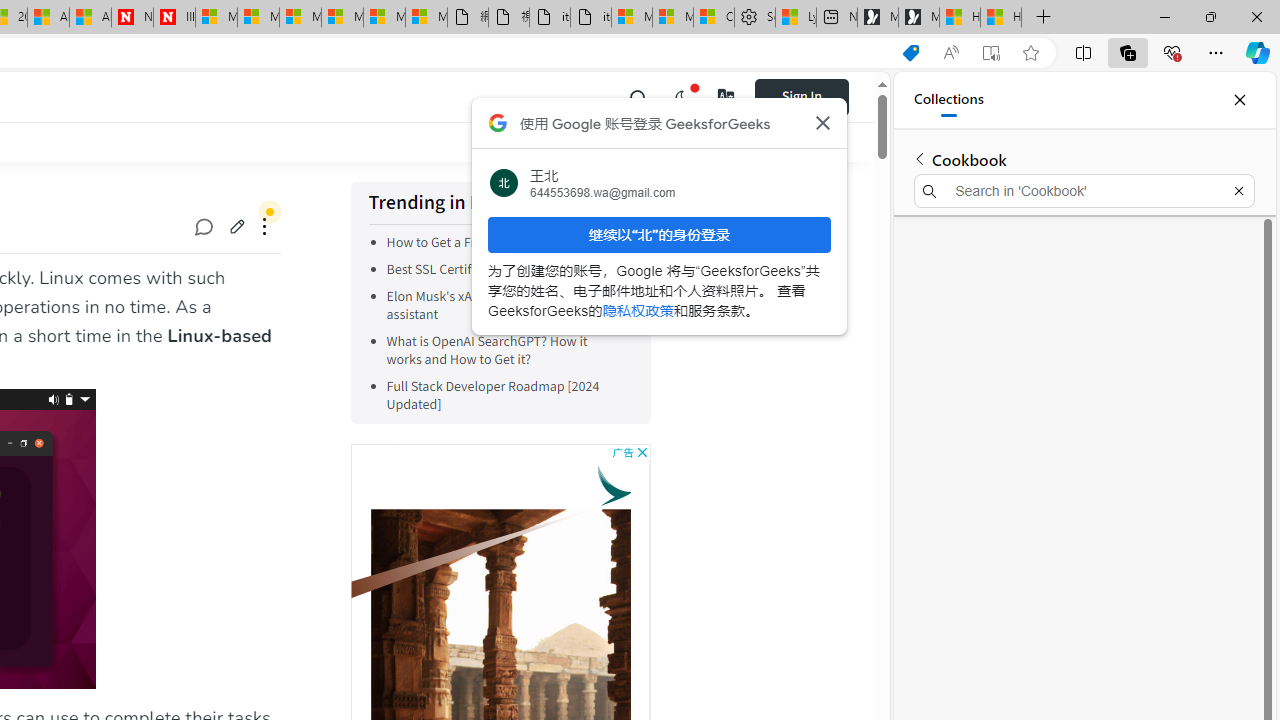 This screenshot has width=1280, height=720. Describe the element at coordinates (909, 52) in the screenshot. I see `'This site has coupons! Shopping in Microsoft Edge'` at that location.